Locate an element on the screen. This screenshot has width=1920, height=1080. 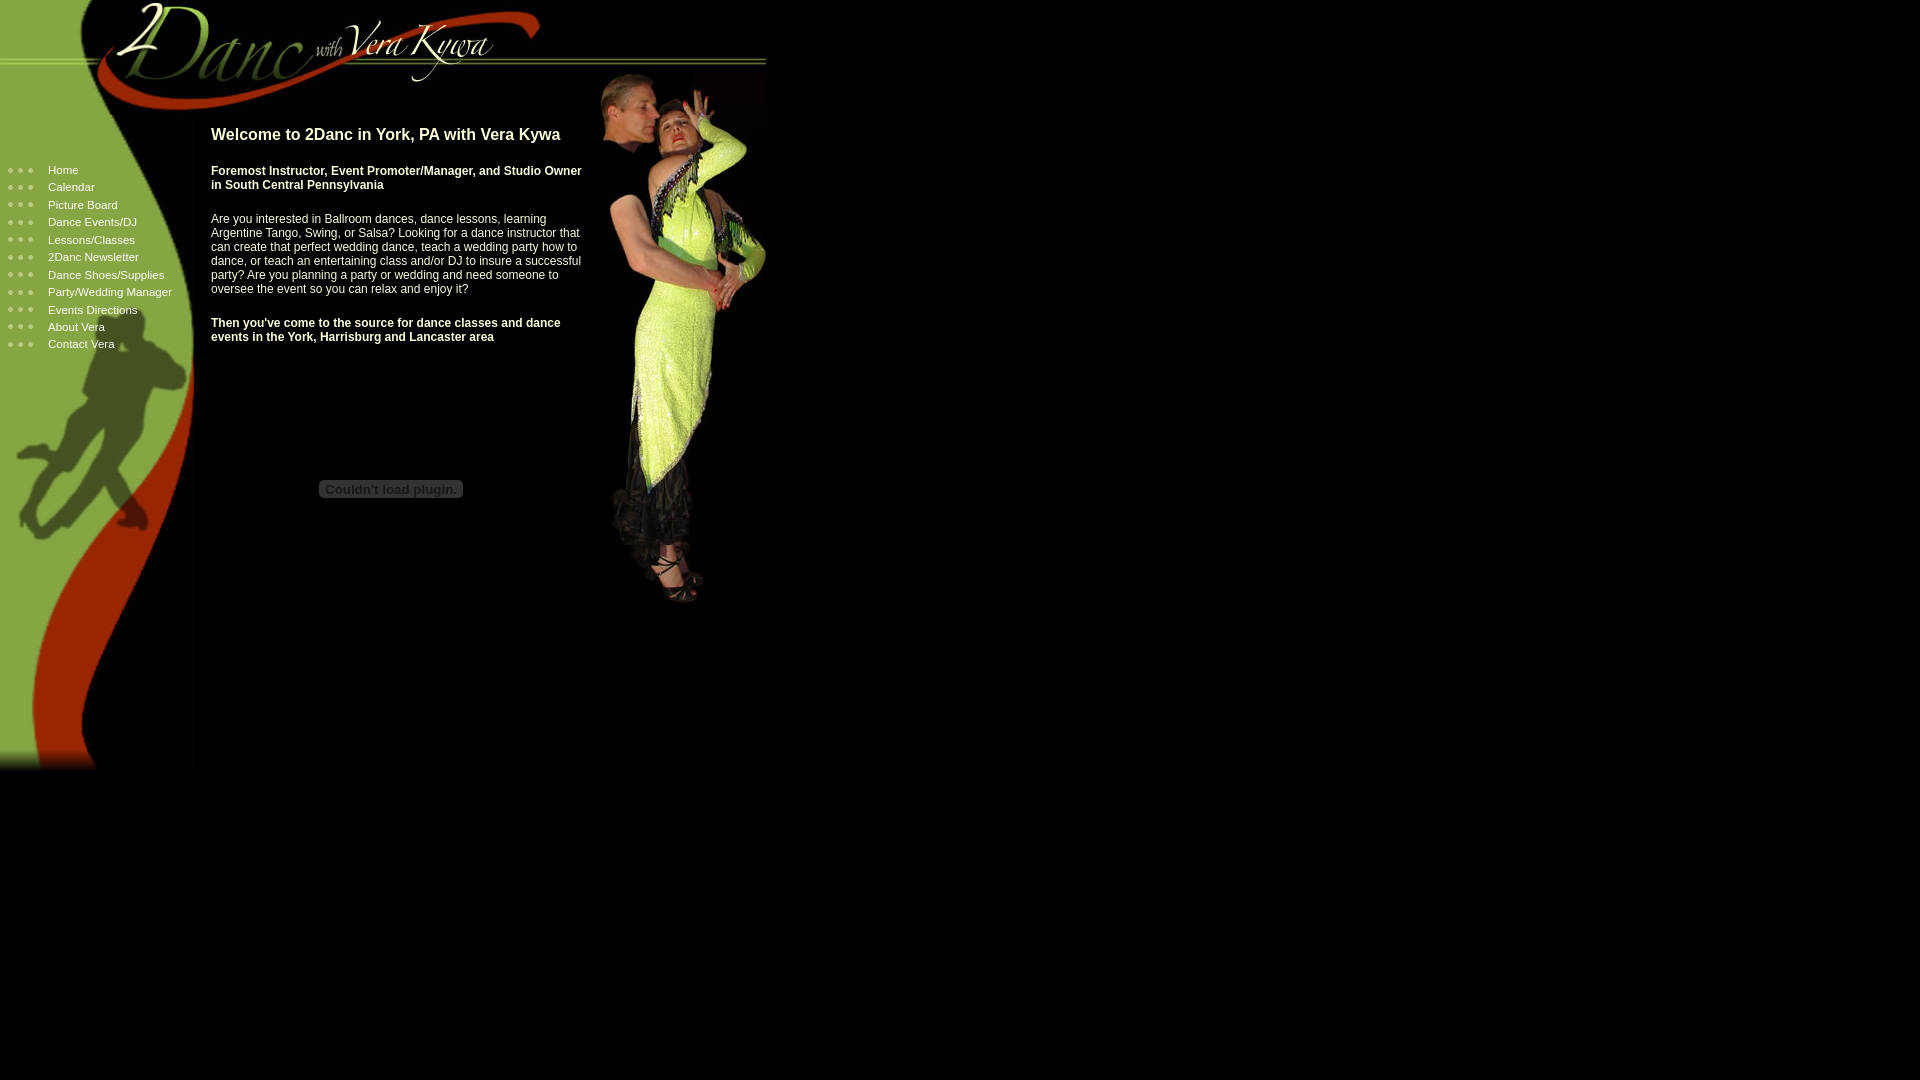
'Calendar' is located at coordinates (8, 186).